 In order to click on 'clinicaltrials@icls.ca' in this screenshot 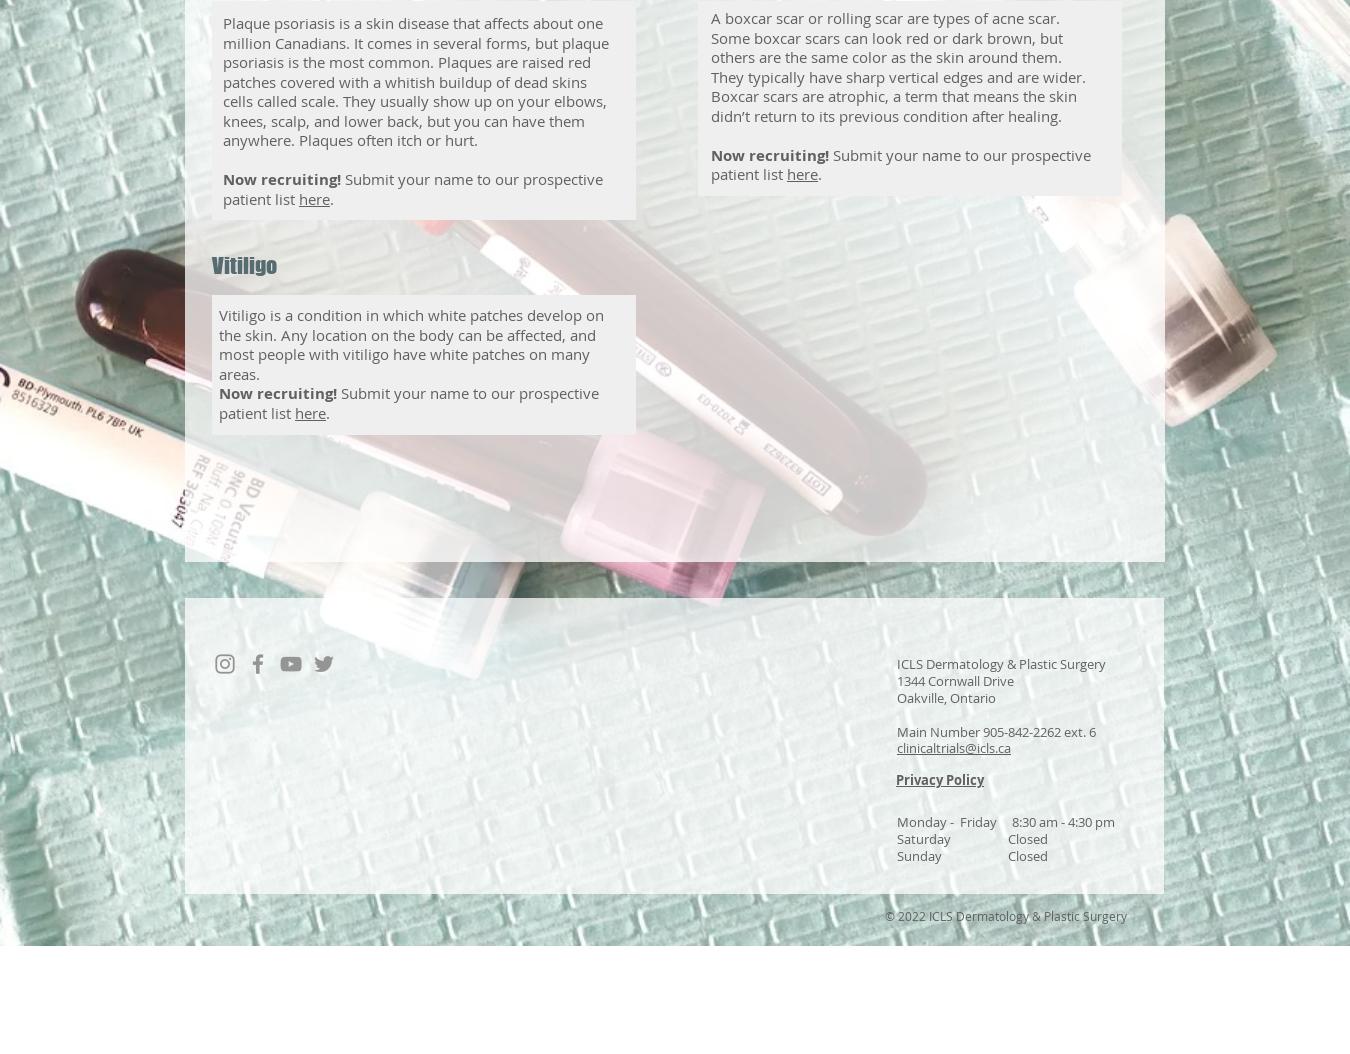, I will do `click(953, 748)`.